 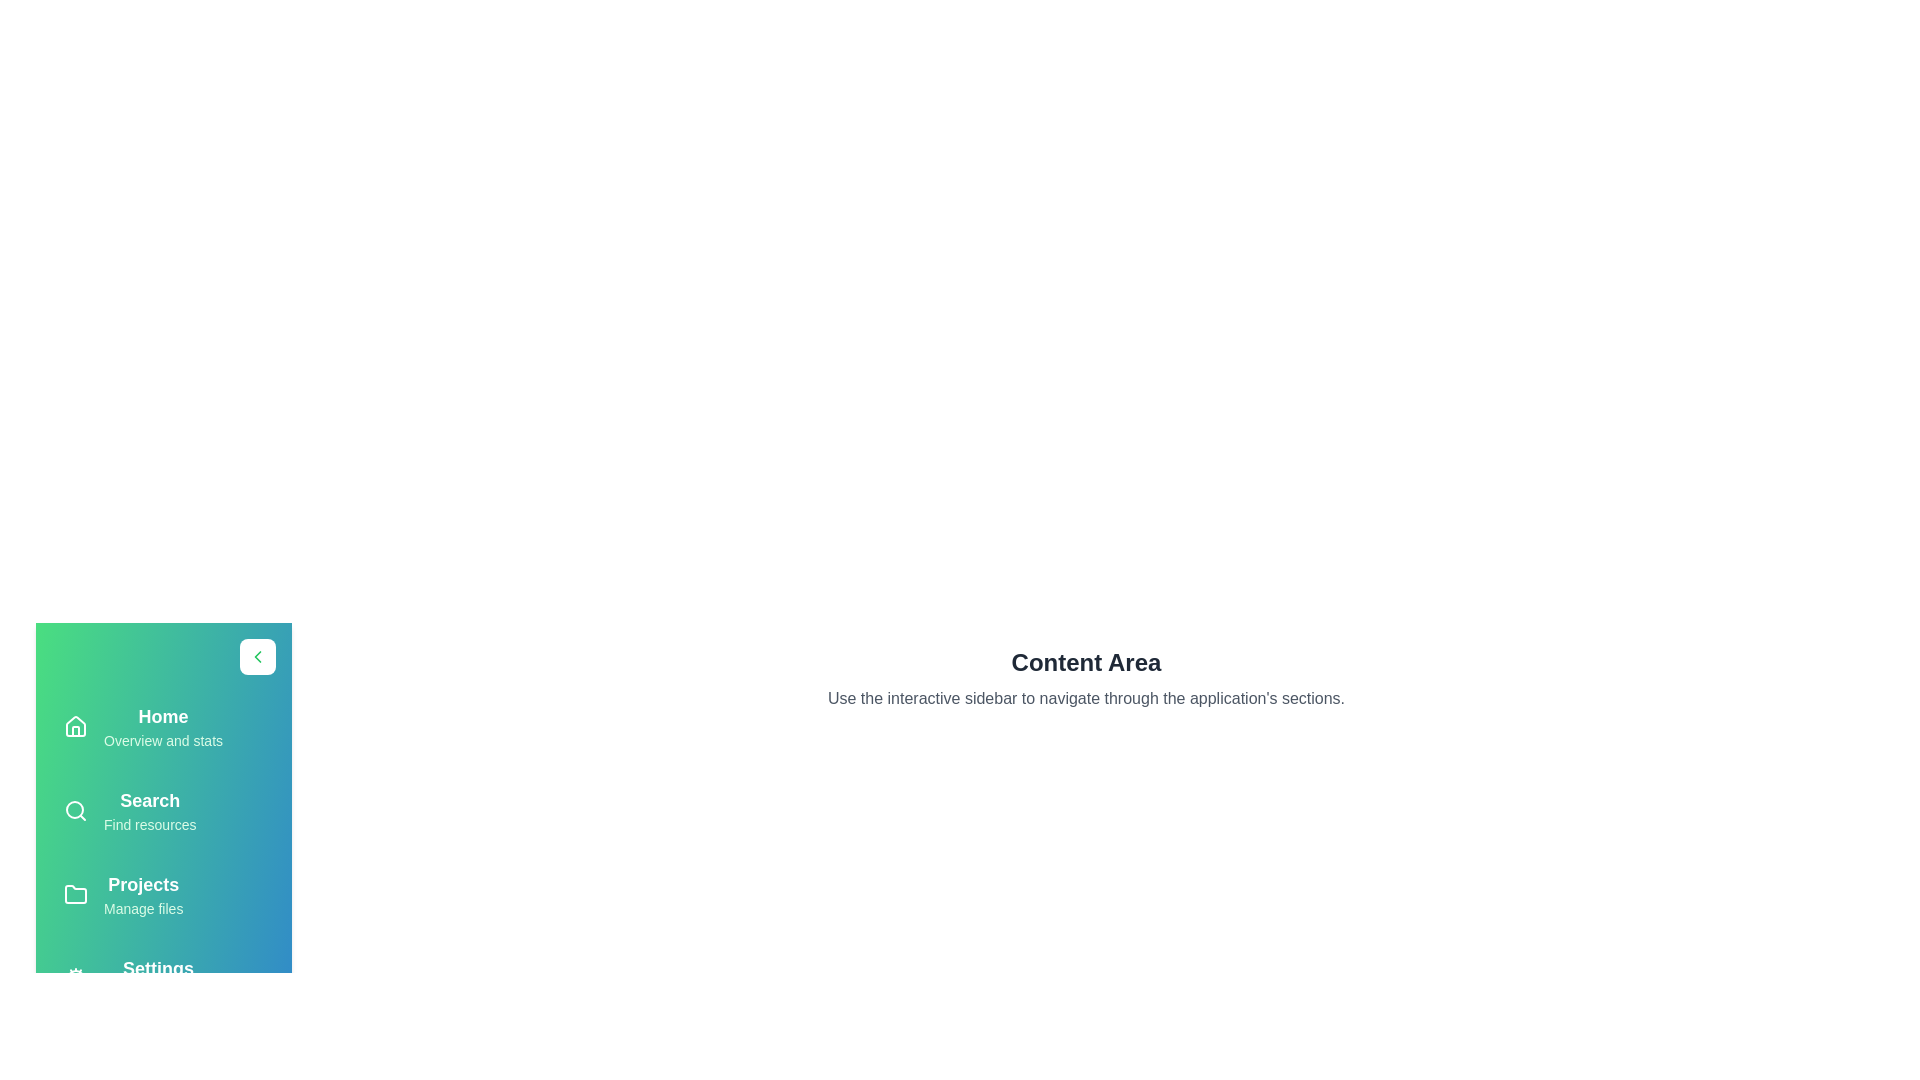 I want to click on the menu item Home to highlight it, so click(x=163, y=726).